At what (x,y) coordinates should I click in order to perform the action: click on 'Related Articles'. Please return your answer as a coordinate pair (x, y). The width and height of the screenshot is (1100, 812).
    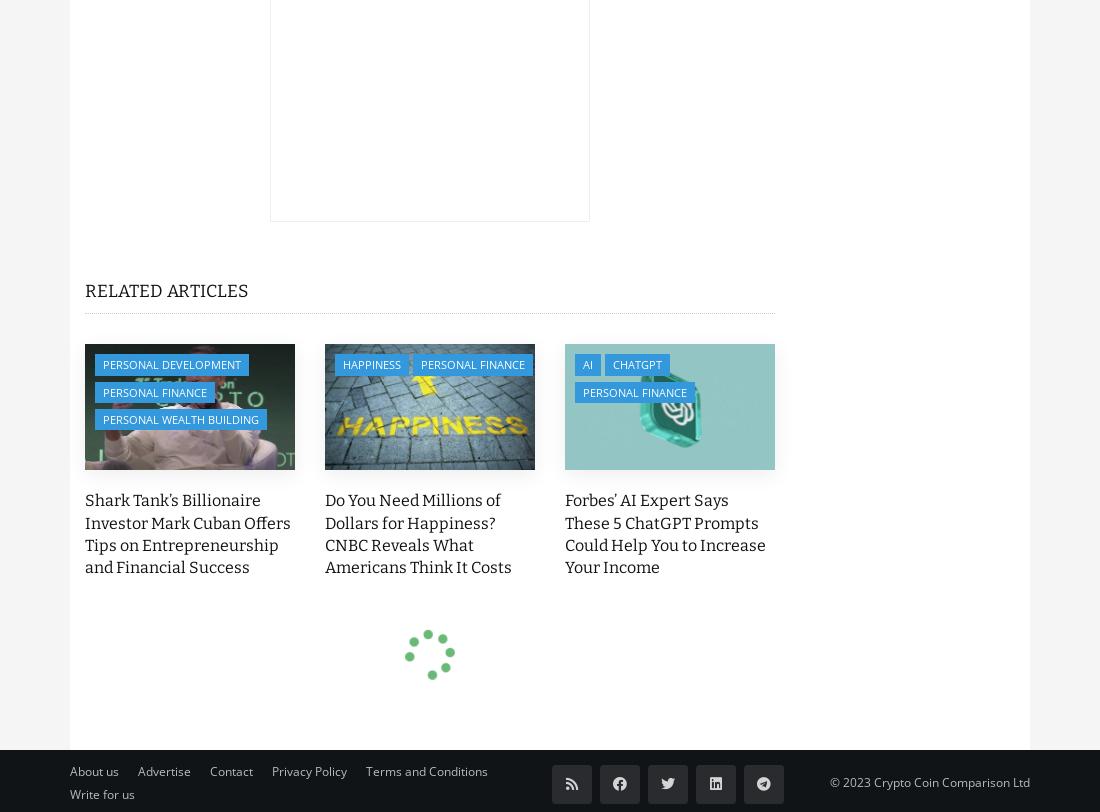
    Looking at the image, I should click on (85, 290).